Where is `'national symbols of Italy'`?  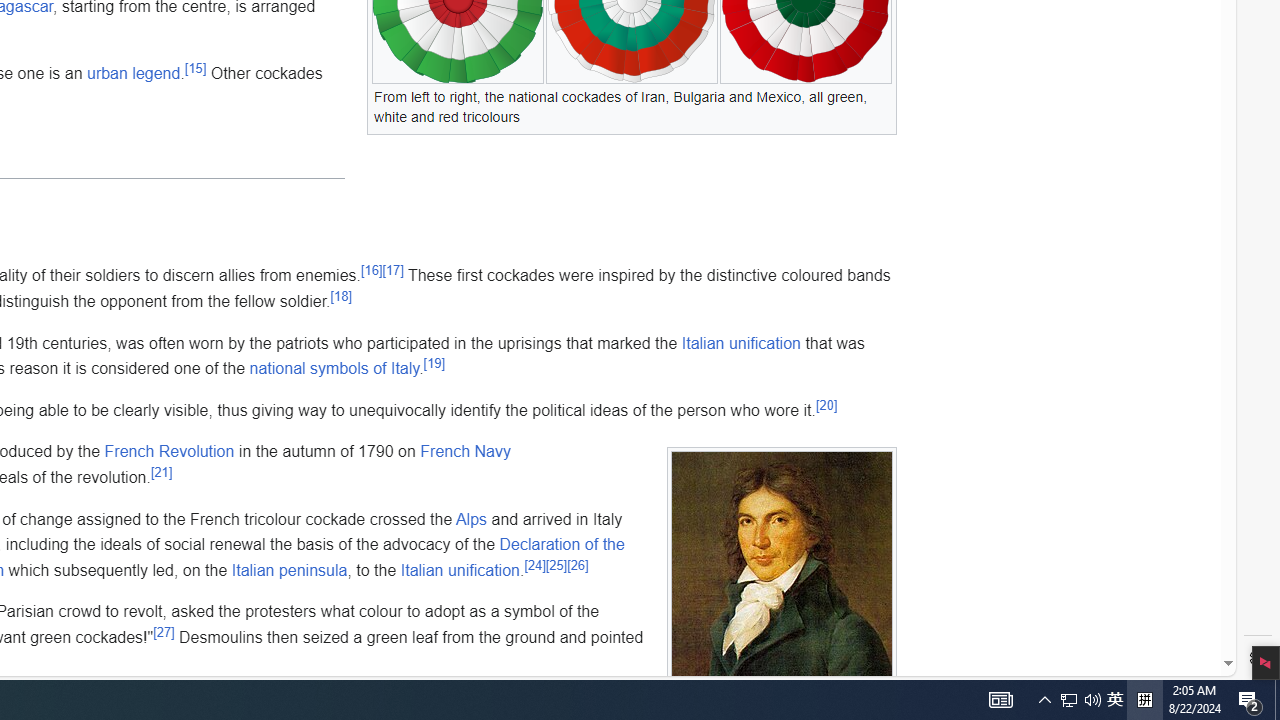
'national symbols of Italy' is located at coordinates (334, 368).